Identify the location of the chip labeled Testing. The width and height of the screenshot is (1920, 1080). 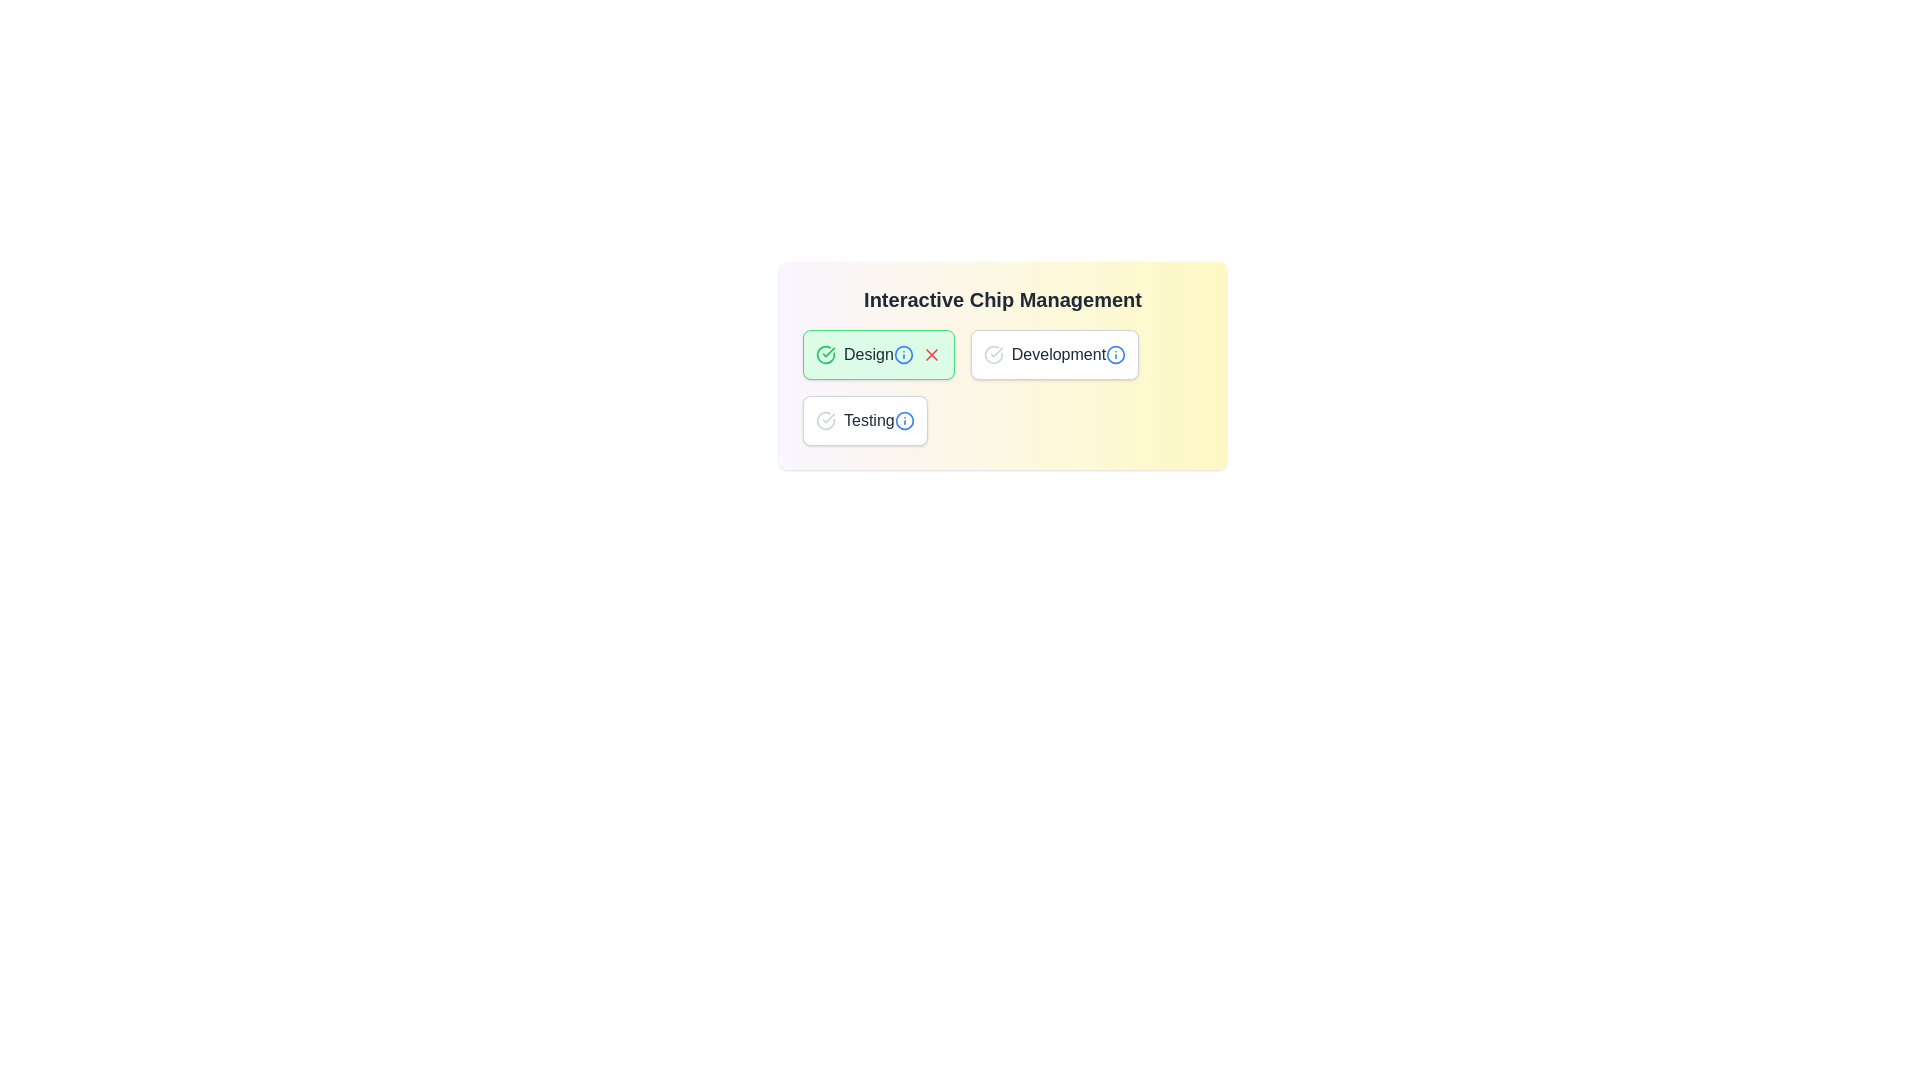
(865, 419).